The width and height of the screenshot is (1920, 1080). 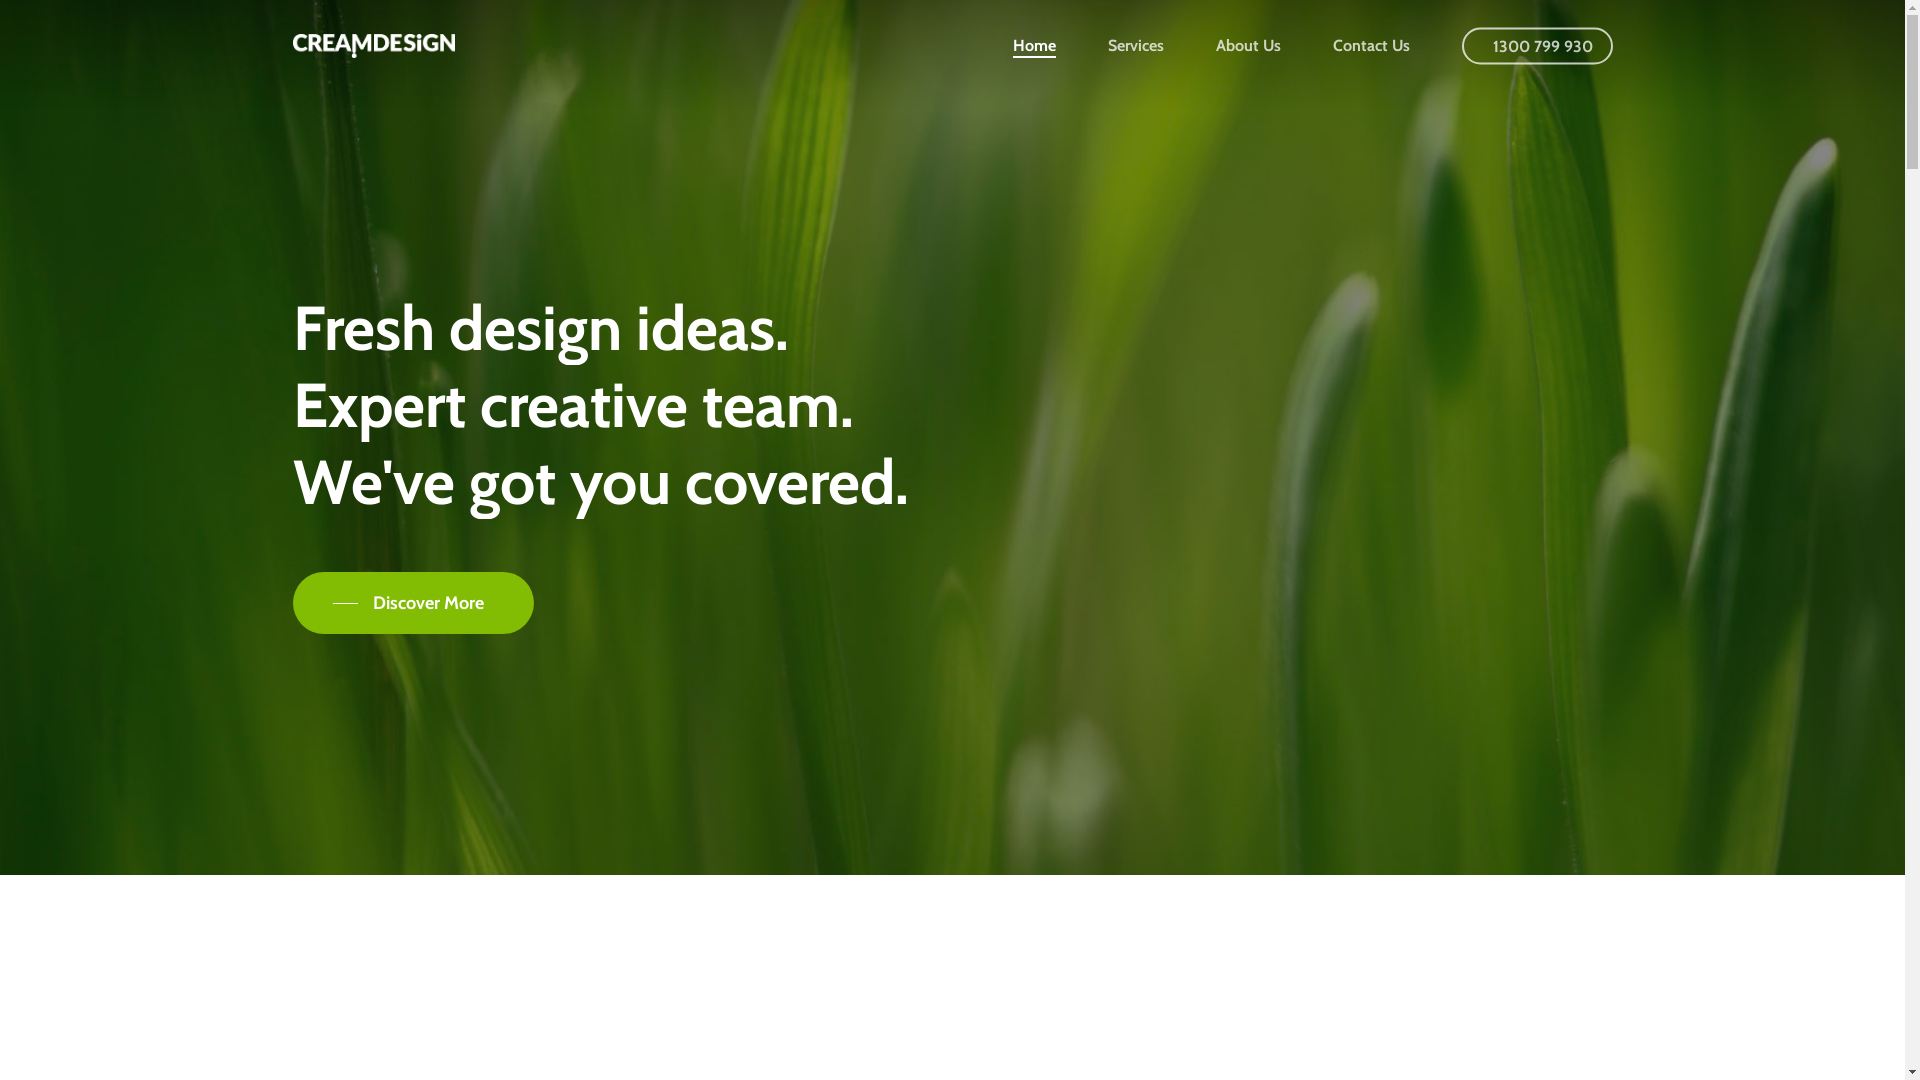 What do you see at coordinates (411, 601) in the screenshot?
I see `'Discover More'` at bounding box center [411, 601].